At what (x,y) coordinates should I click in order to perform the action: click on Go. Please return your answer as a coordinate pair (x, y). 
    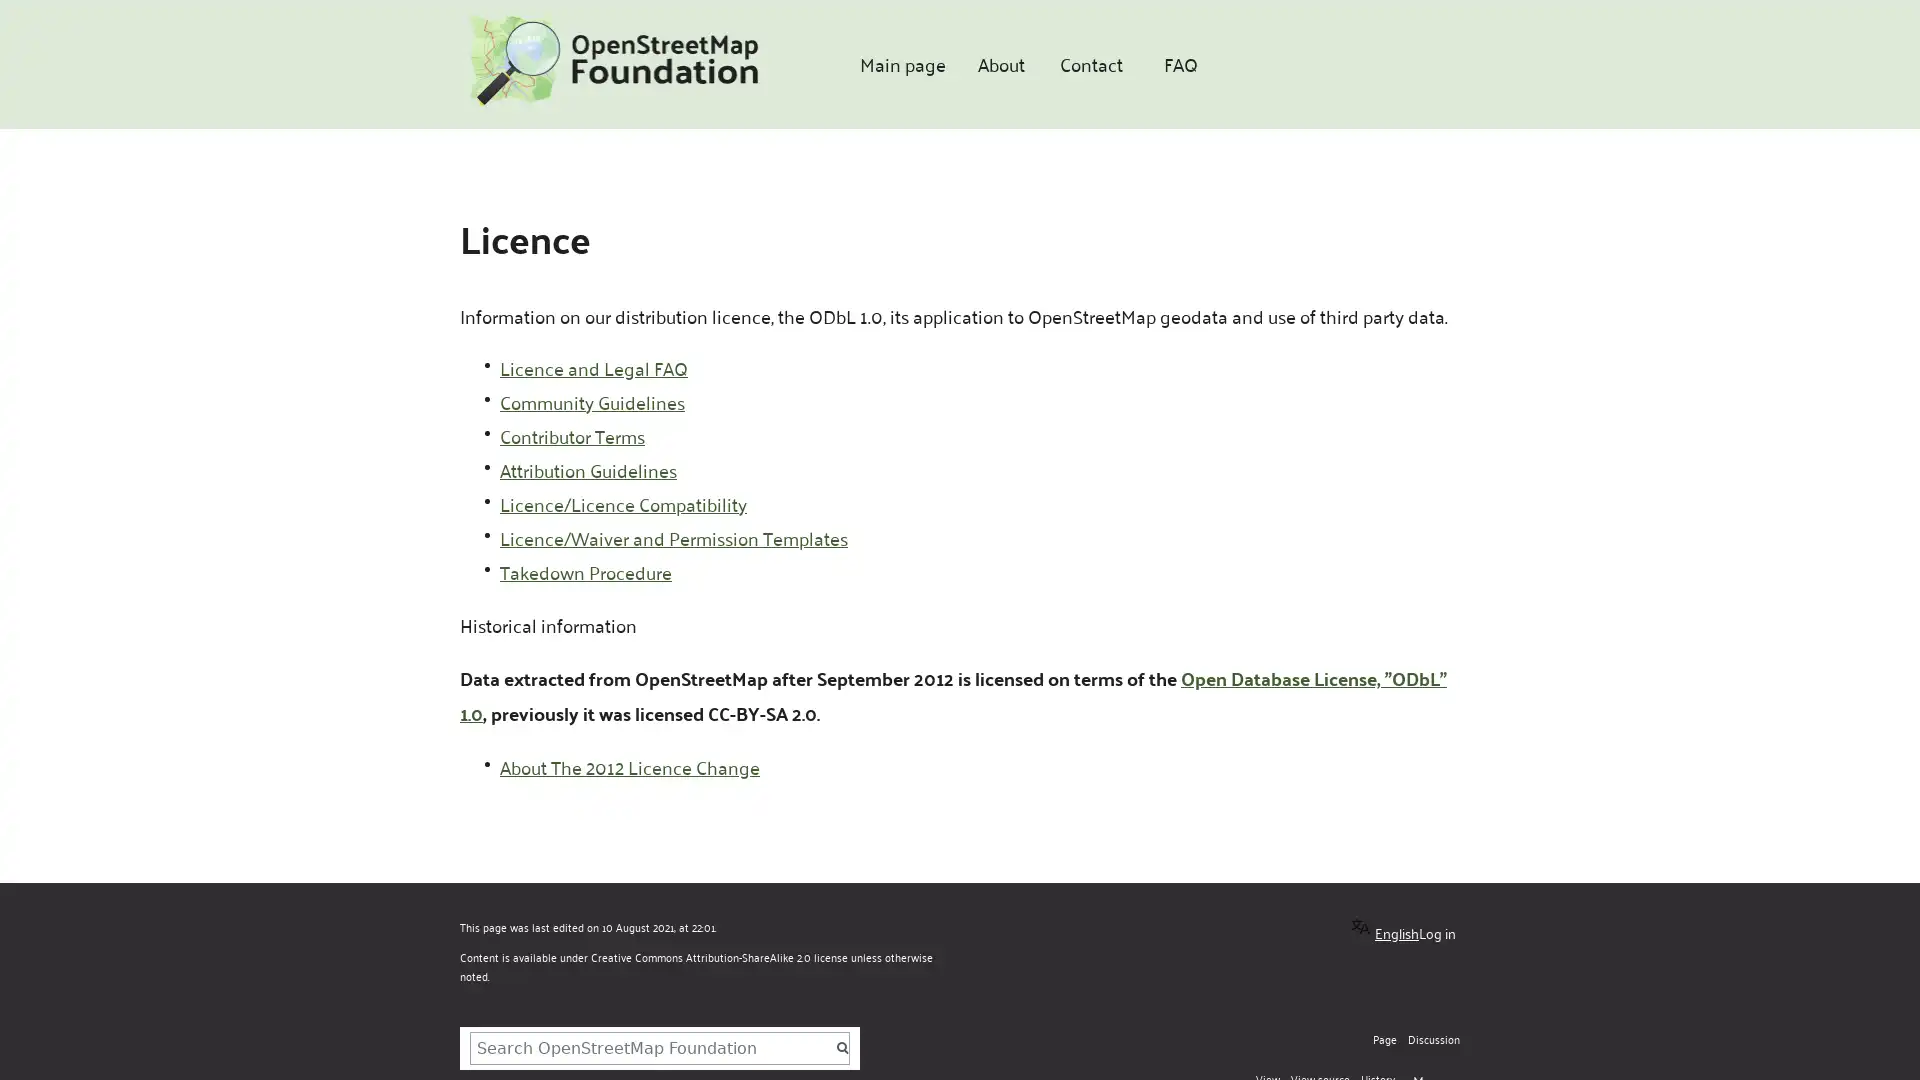
    Looking at the image, I should click on (842, 1047).